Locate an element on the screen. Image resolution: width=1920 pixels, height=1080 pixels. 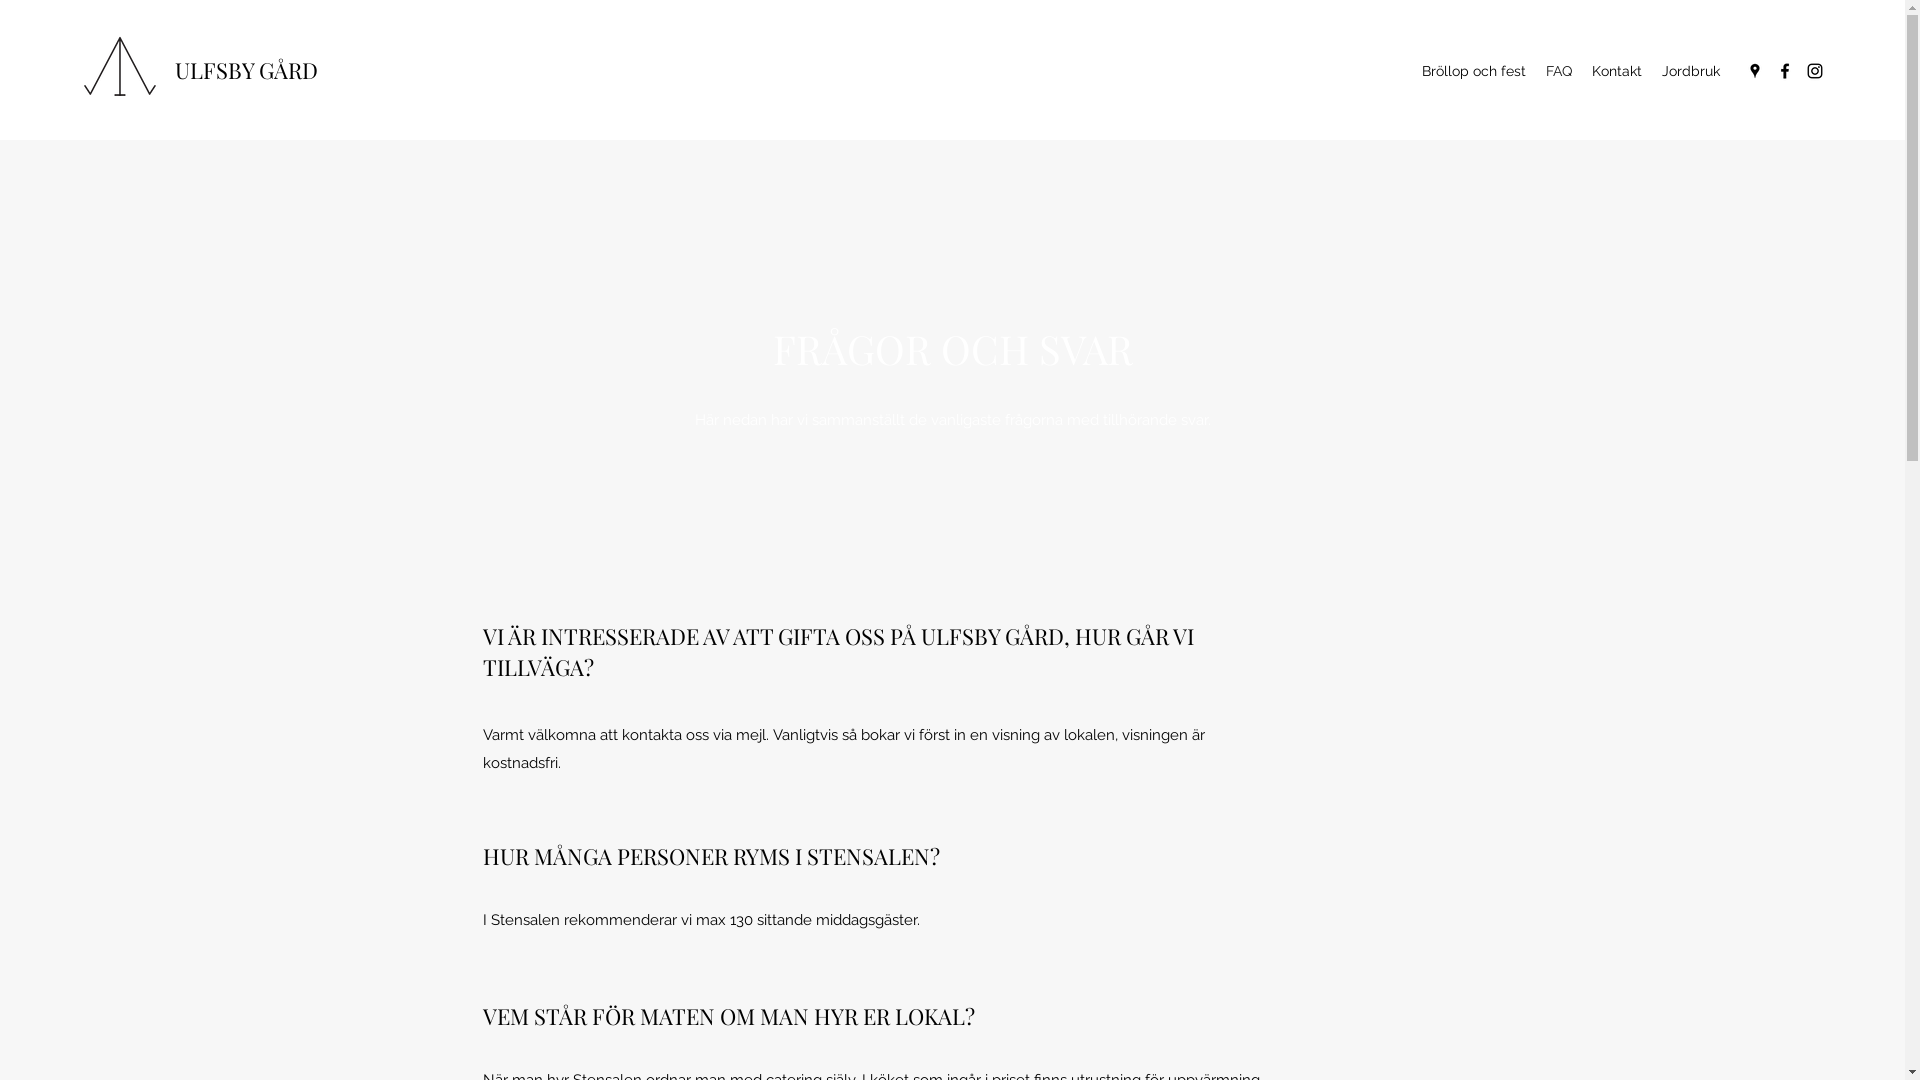
'Jordbruk' is located at coordinates (1689, 69).